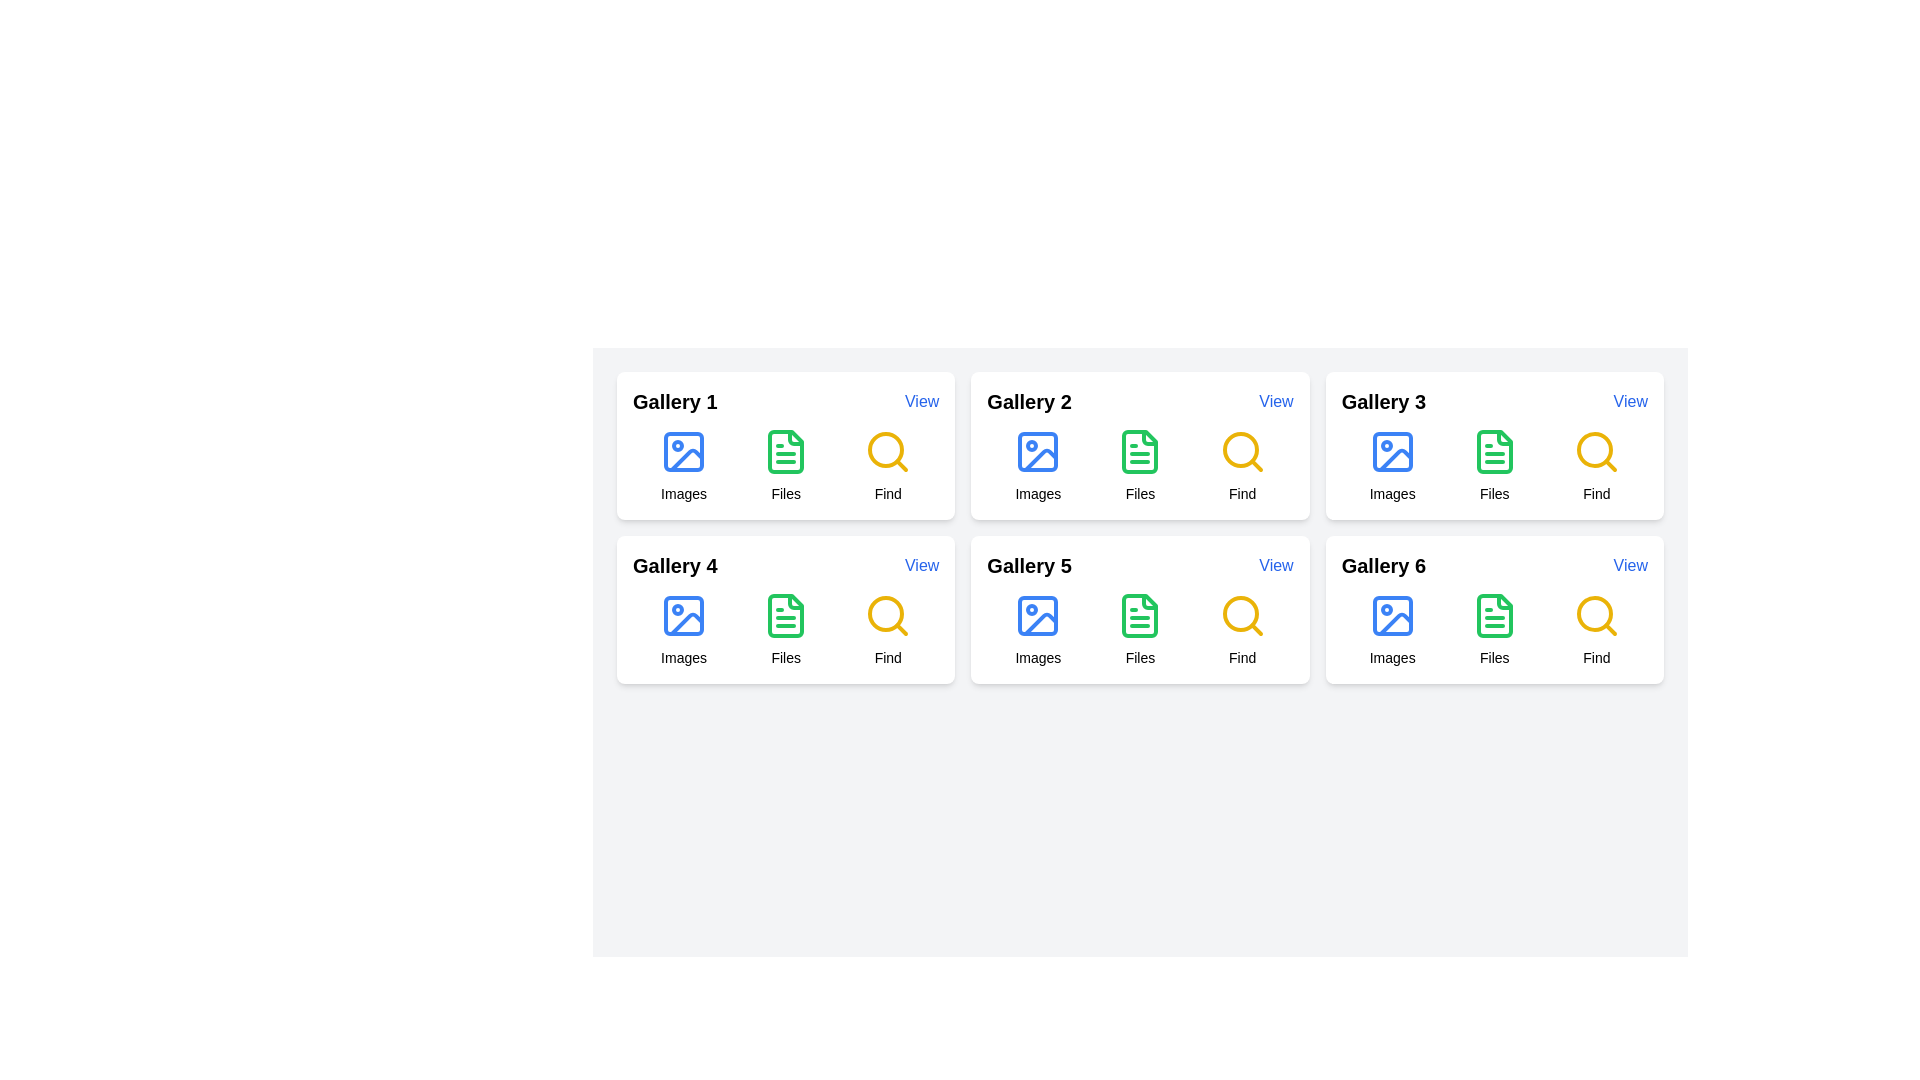 This screenshot has width=1920, height=1080. What do you see at coordinates (1239, 612) in the screenshot?
I see `search icon located in the 'Gallery 5' section, specifically in the second row and second column, by using the developer tool` at bounding box center [1239, 612].